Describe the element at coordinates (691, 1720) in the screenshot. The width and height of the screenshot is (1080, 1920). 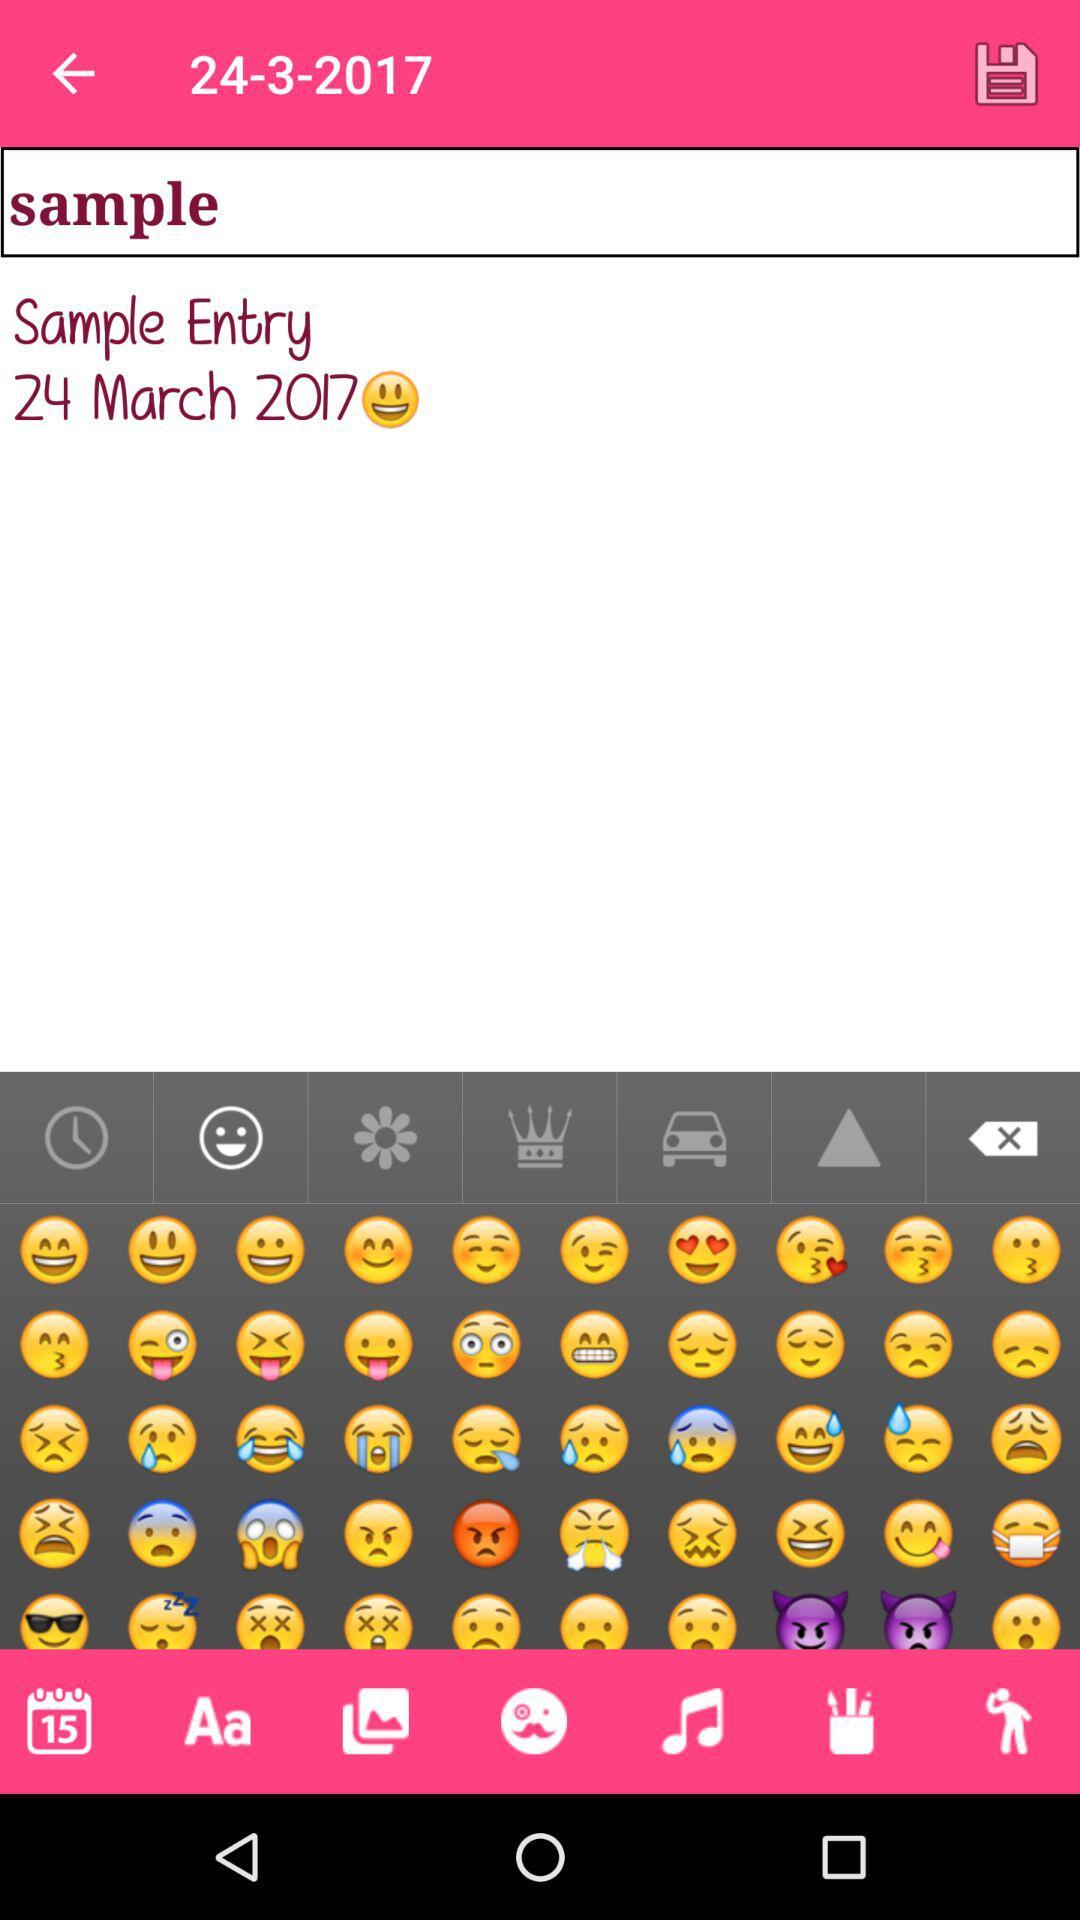
I see `the music icon` at that location.